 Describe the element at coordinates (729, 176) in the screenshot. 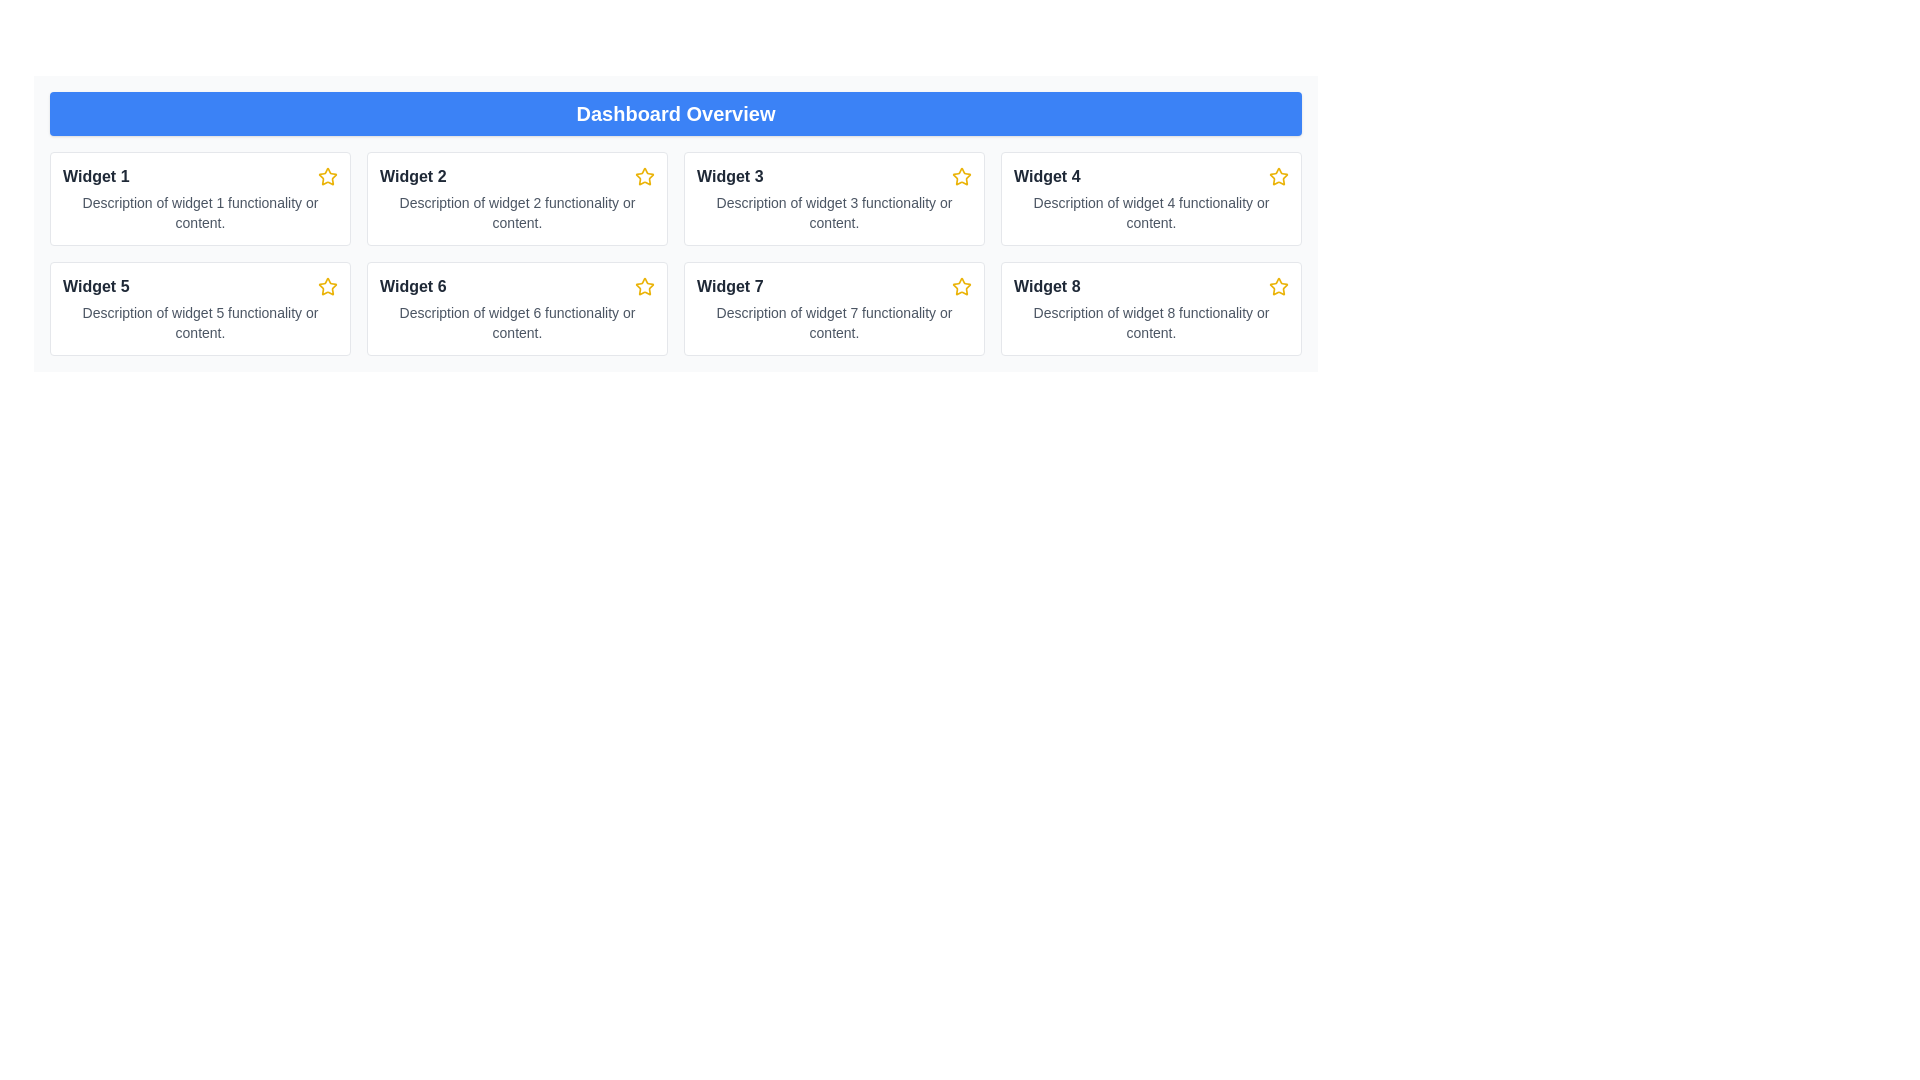

I see `the title text of the third card in the first row of the grid layout, which is positioned between 'Widget 2' and 'Widget 4'` at that location.